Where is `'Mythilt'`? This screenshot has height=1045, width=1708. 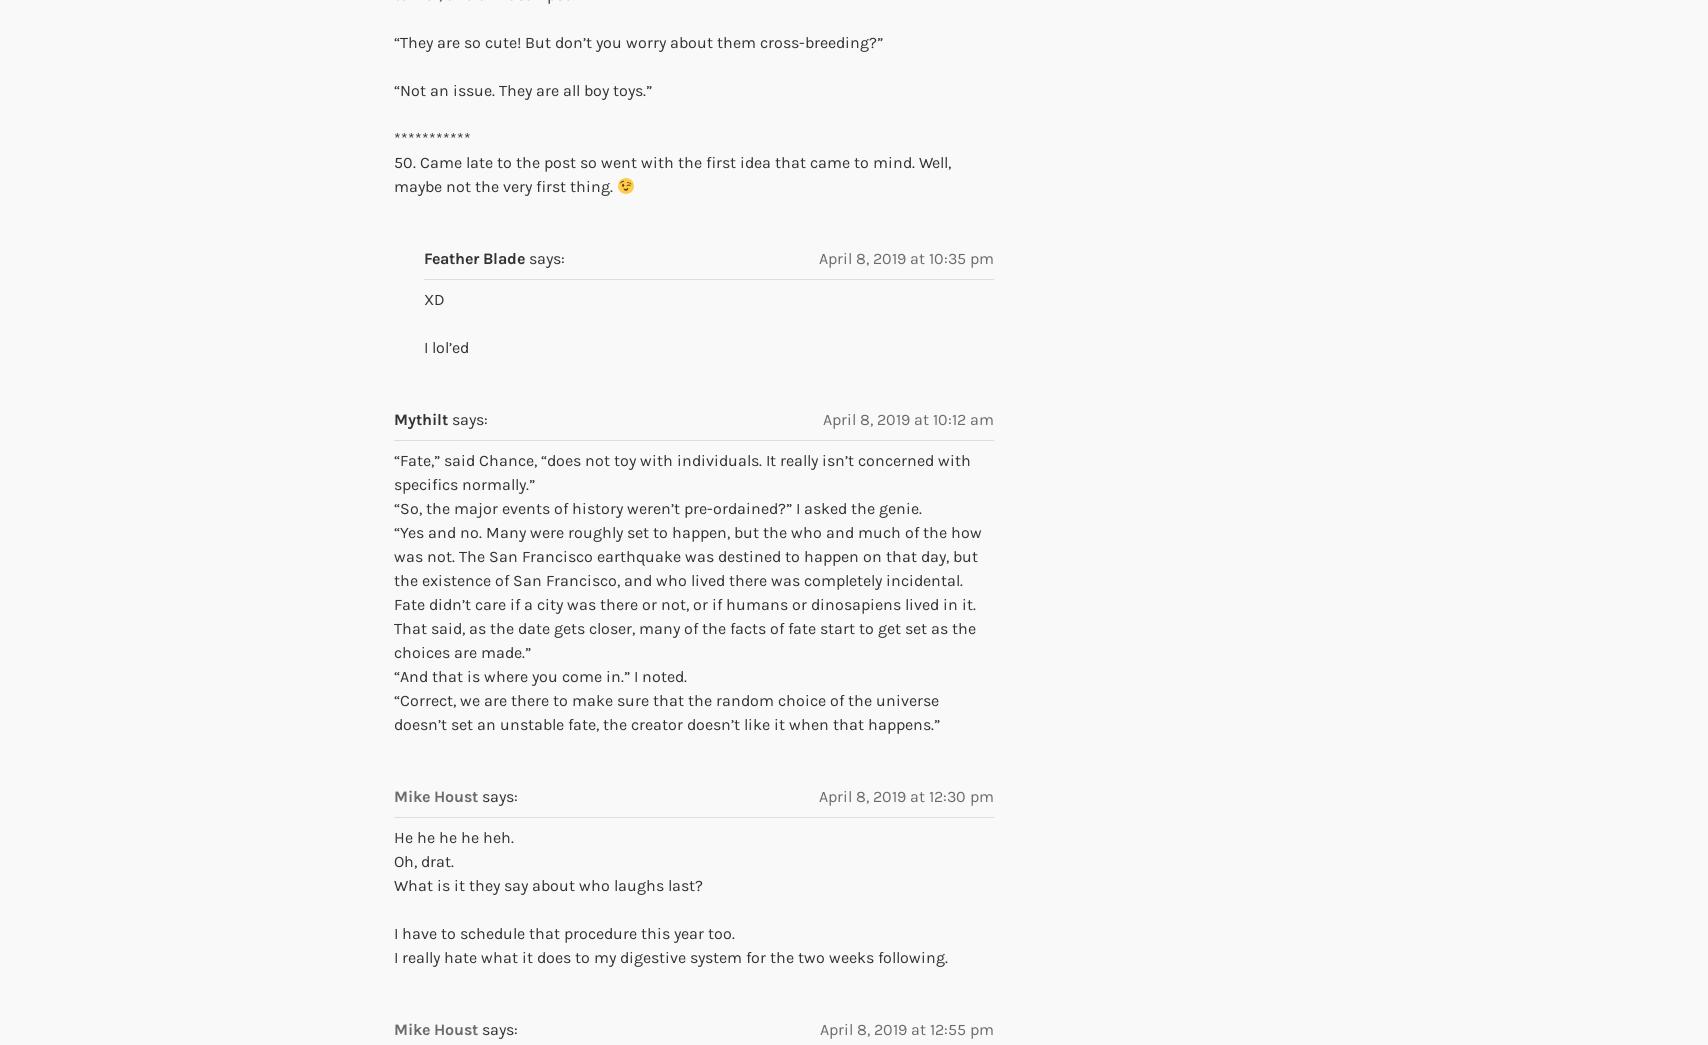
'Mythilt' is located at coordinates (394, 418).